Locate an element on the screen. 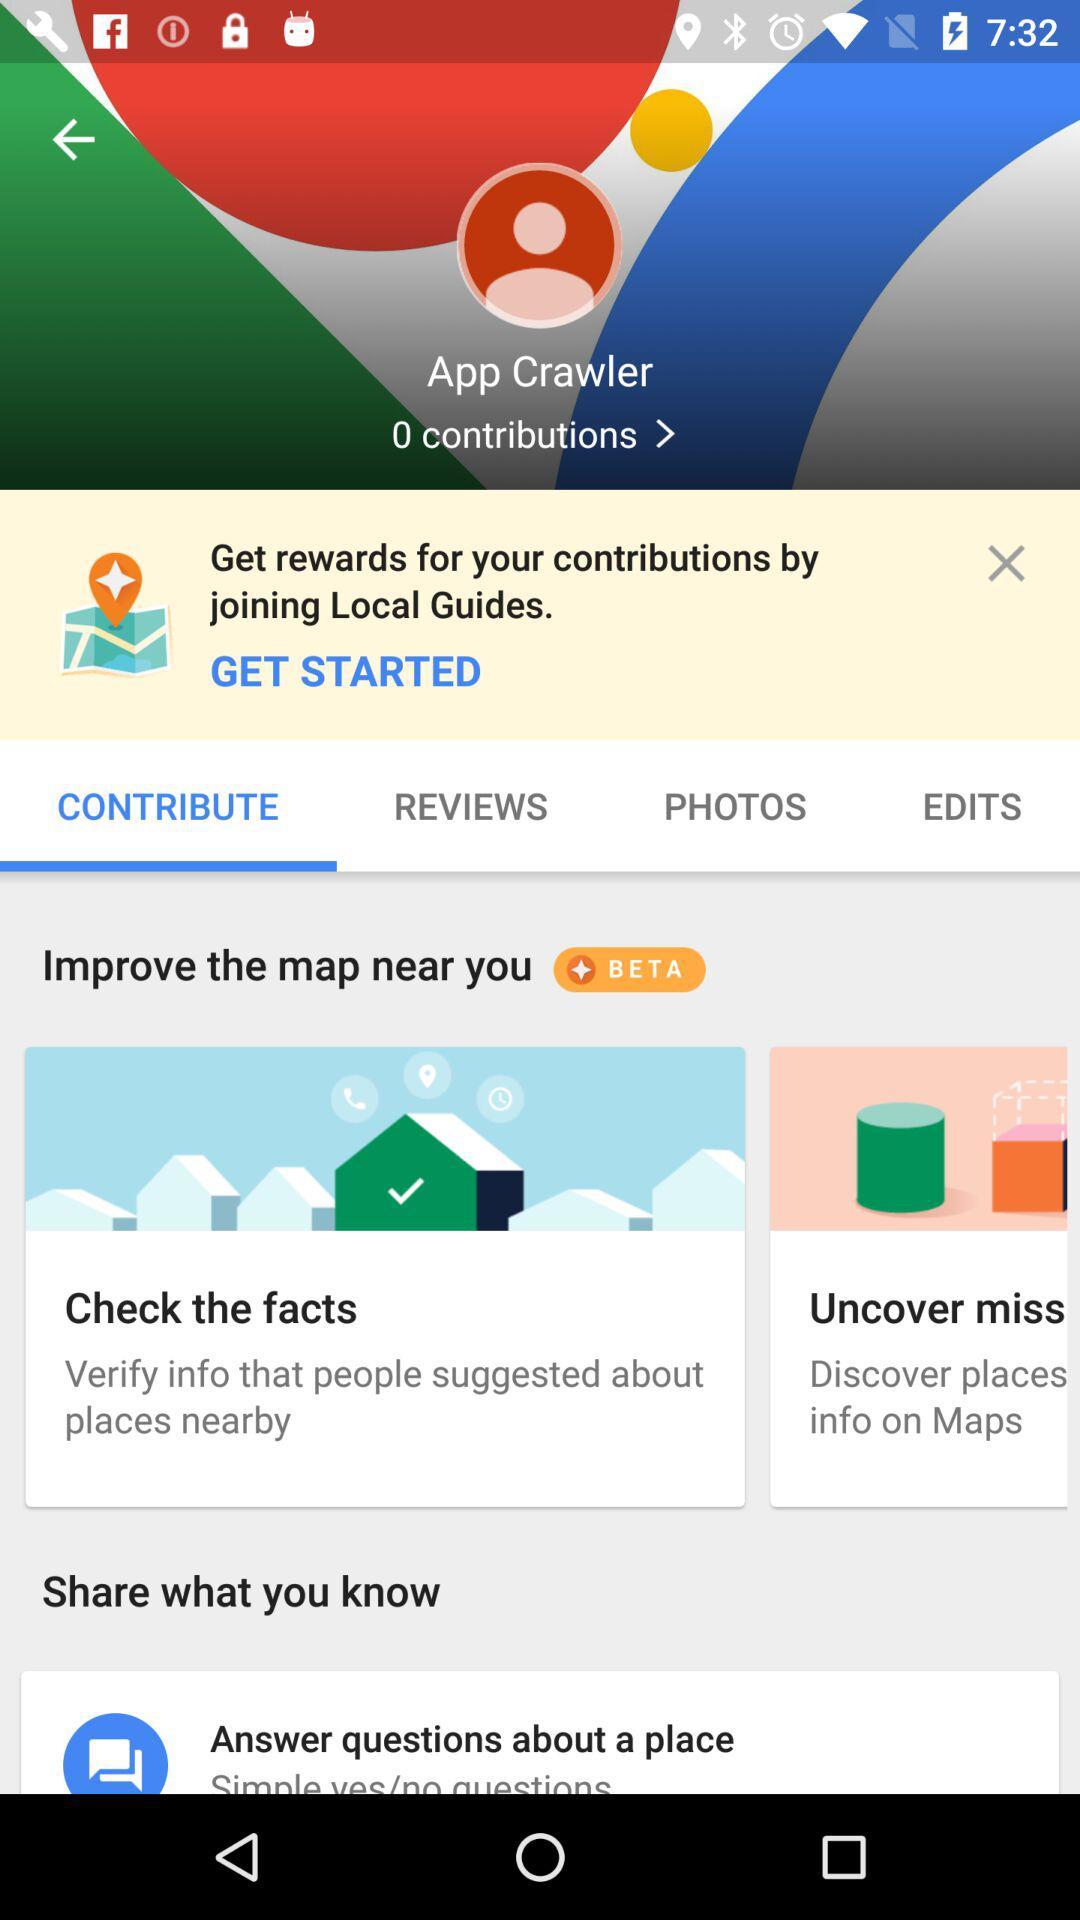 This screenshot has width=1080, height=1920. the text below share what you know is located at coordinates (540, 1731).